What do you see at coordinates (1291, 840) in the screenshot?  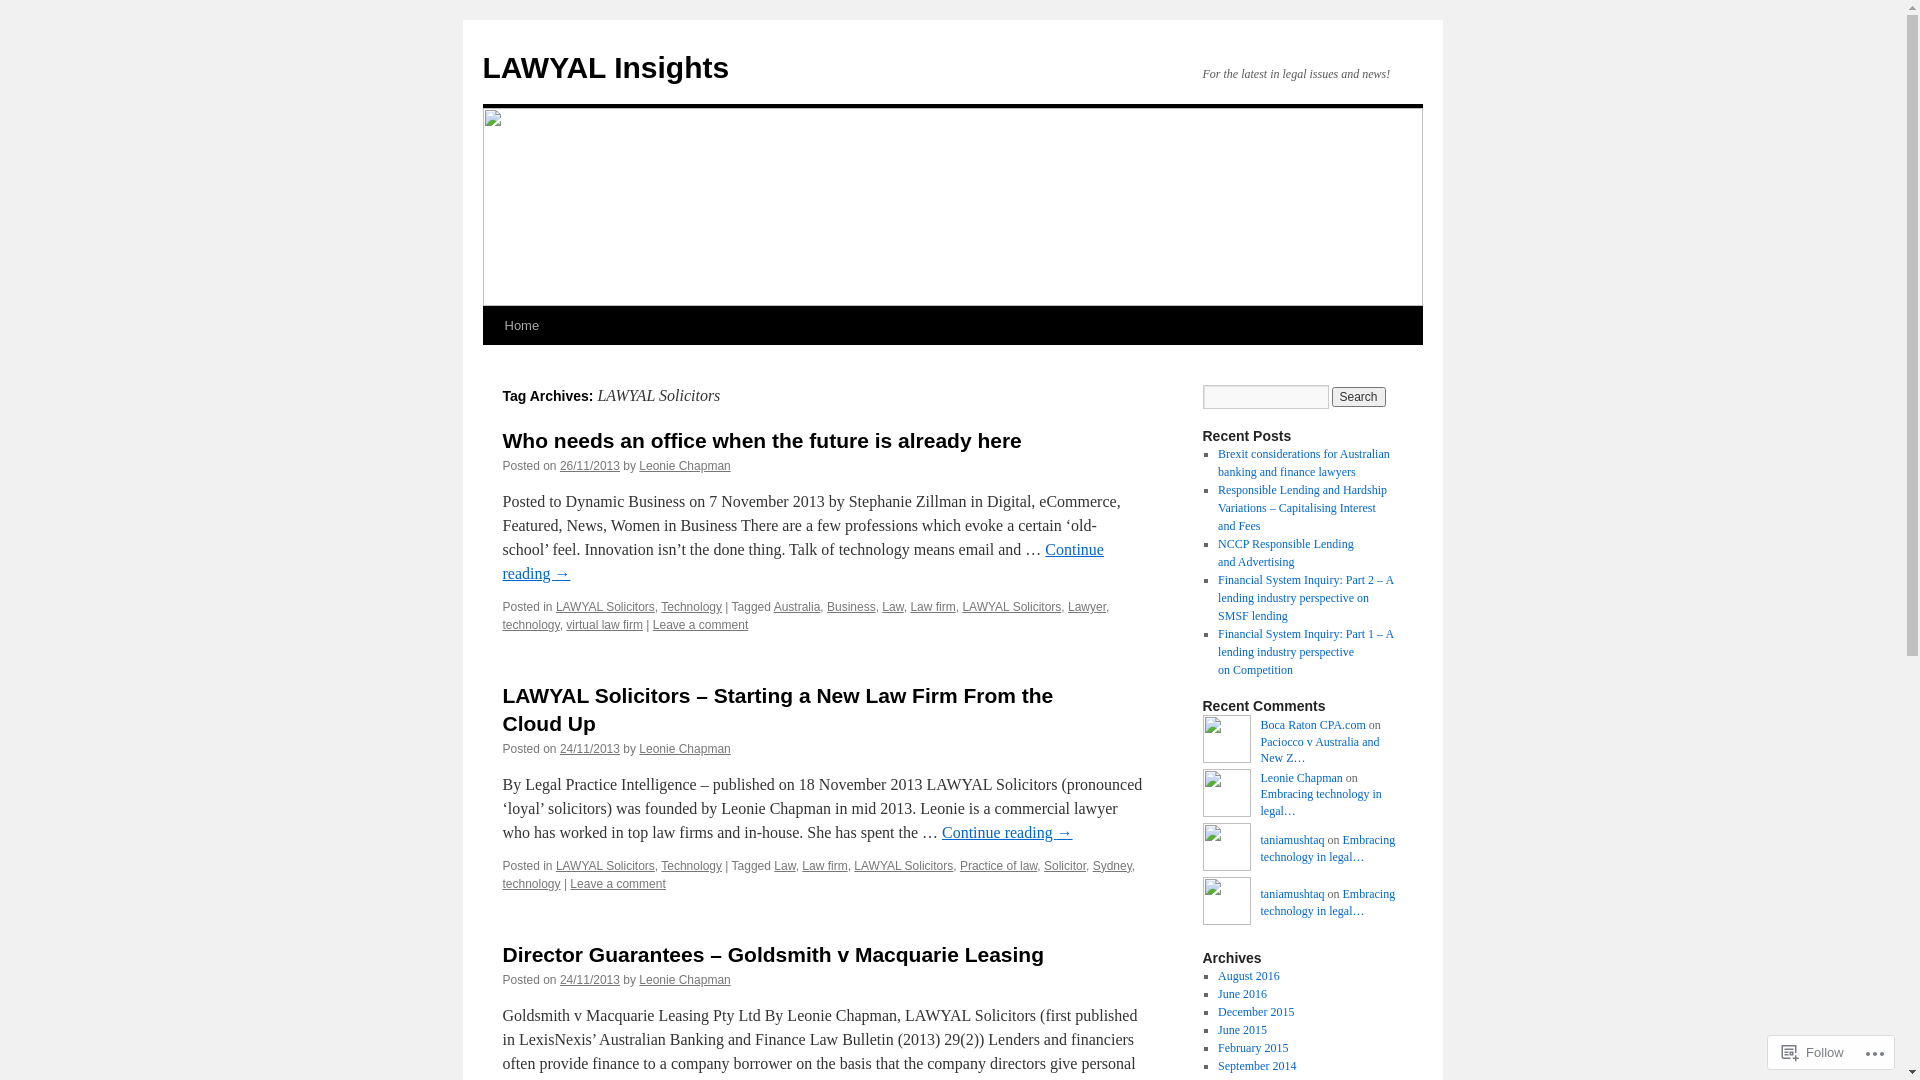 I see `'taniamushtaq'` at bounding box center [1291, 840].